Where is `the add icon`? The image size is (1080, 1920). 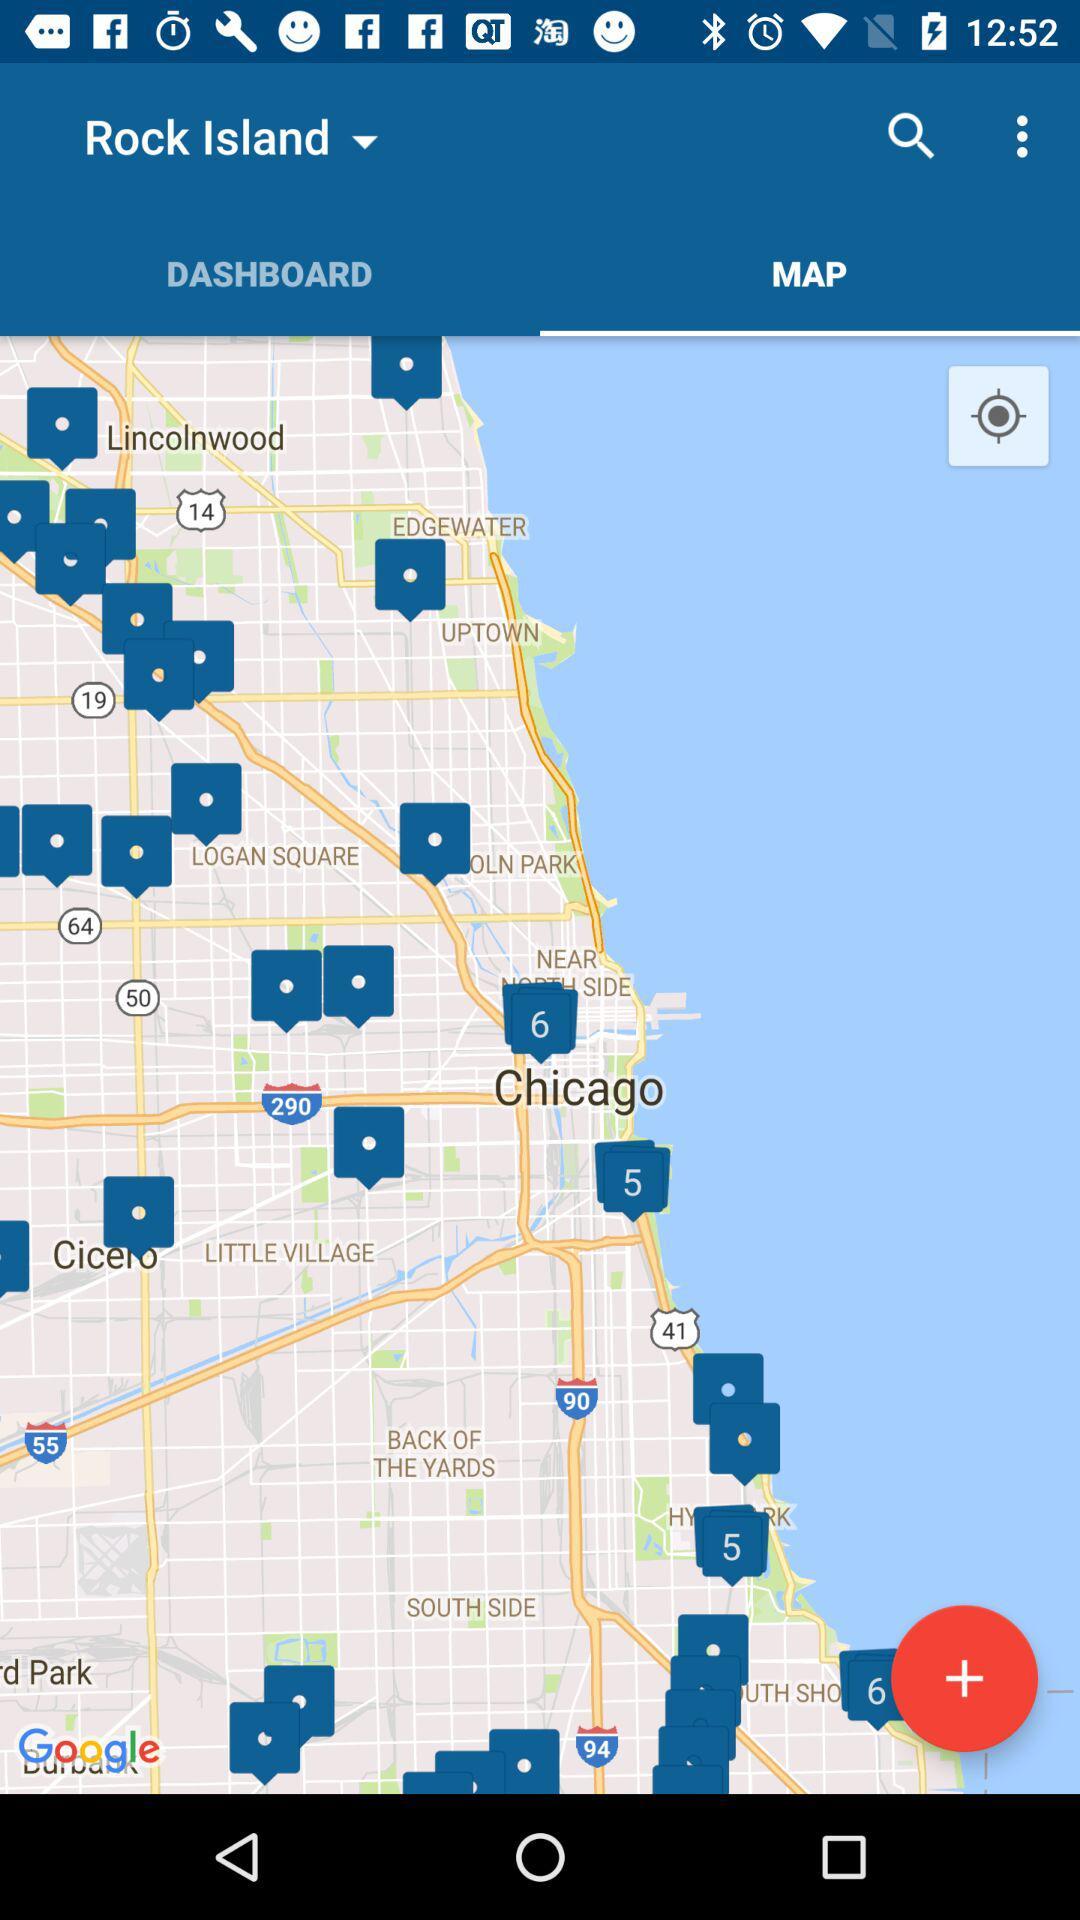 the add icon is located at coordinates (963, 1678).